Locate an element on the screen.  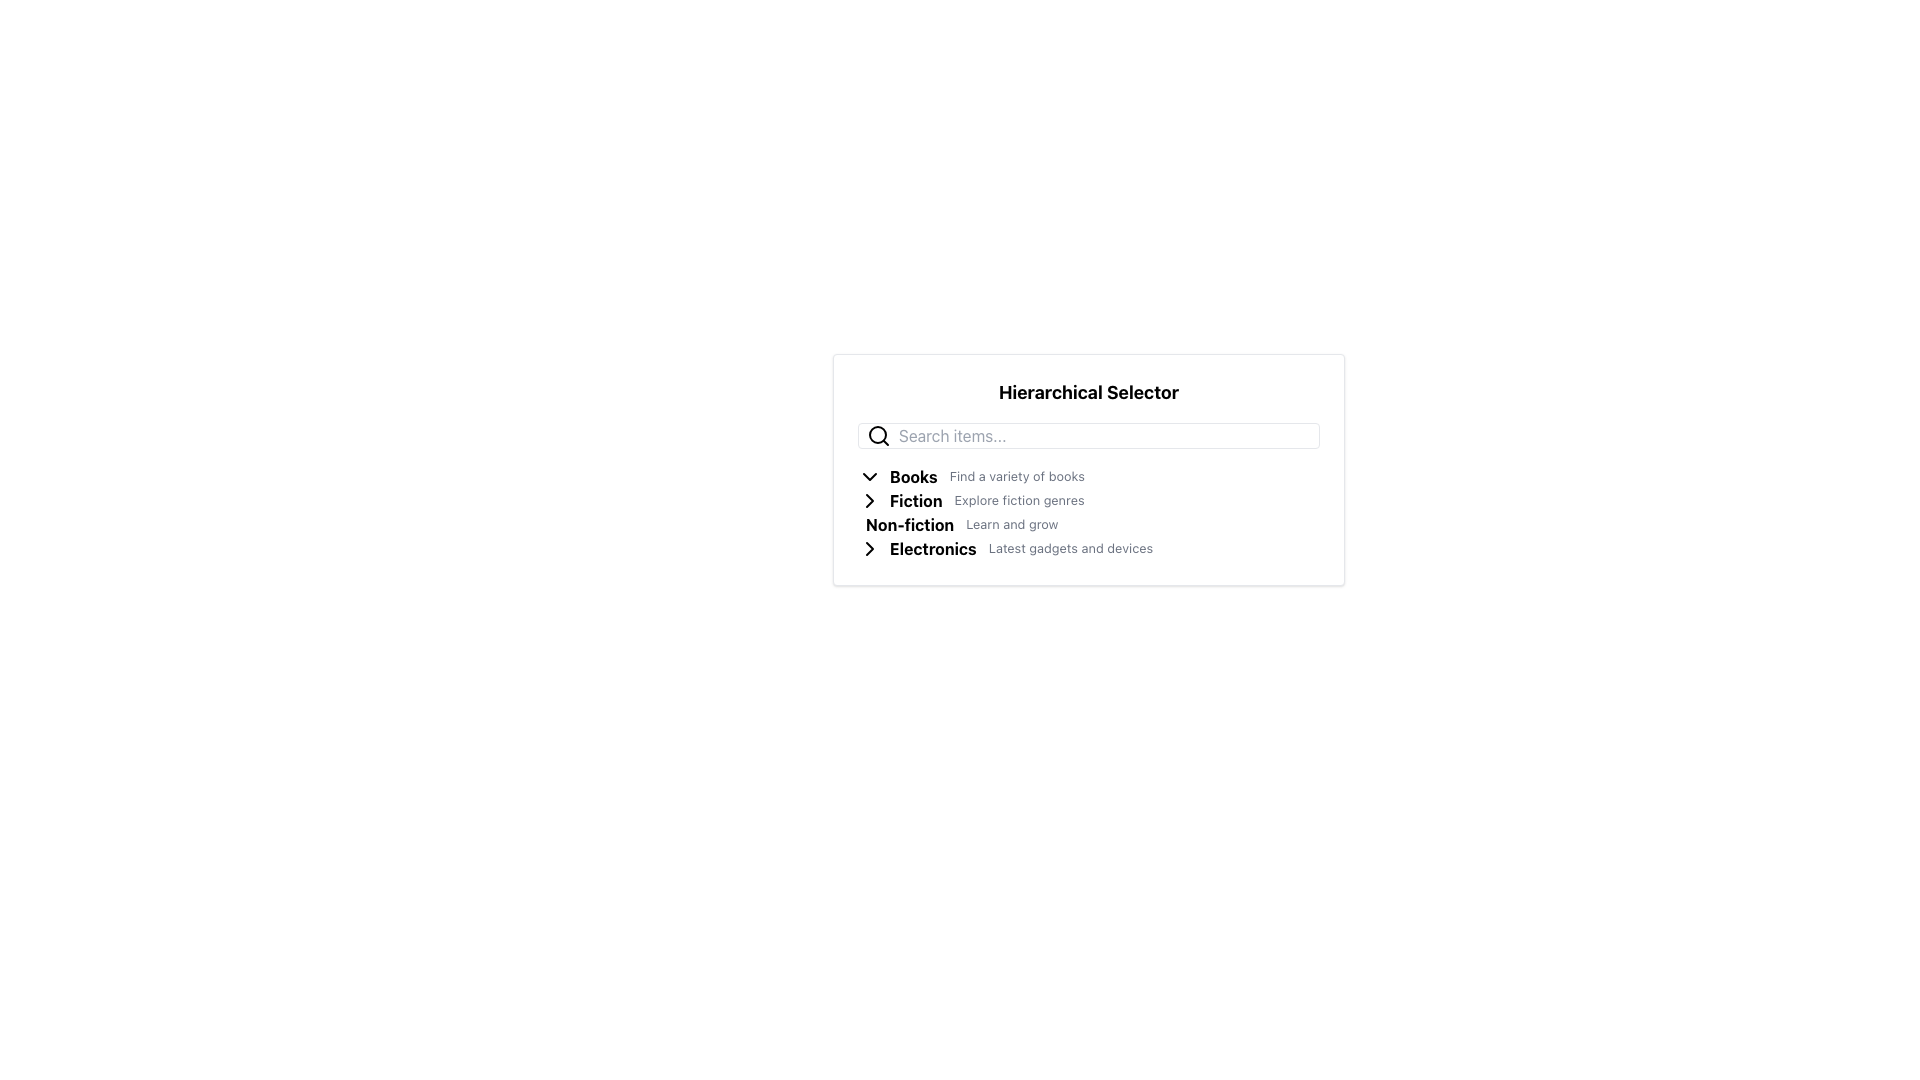
the right-chevron icon next to the 'Electronics' label is located at coordinates (869, 548).